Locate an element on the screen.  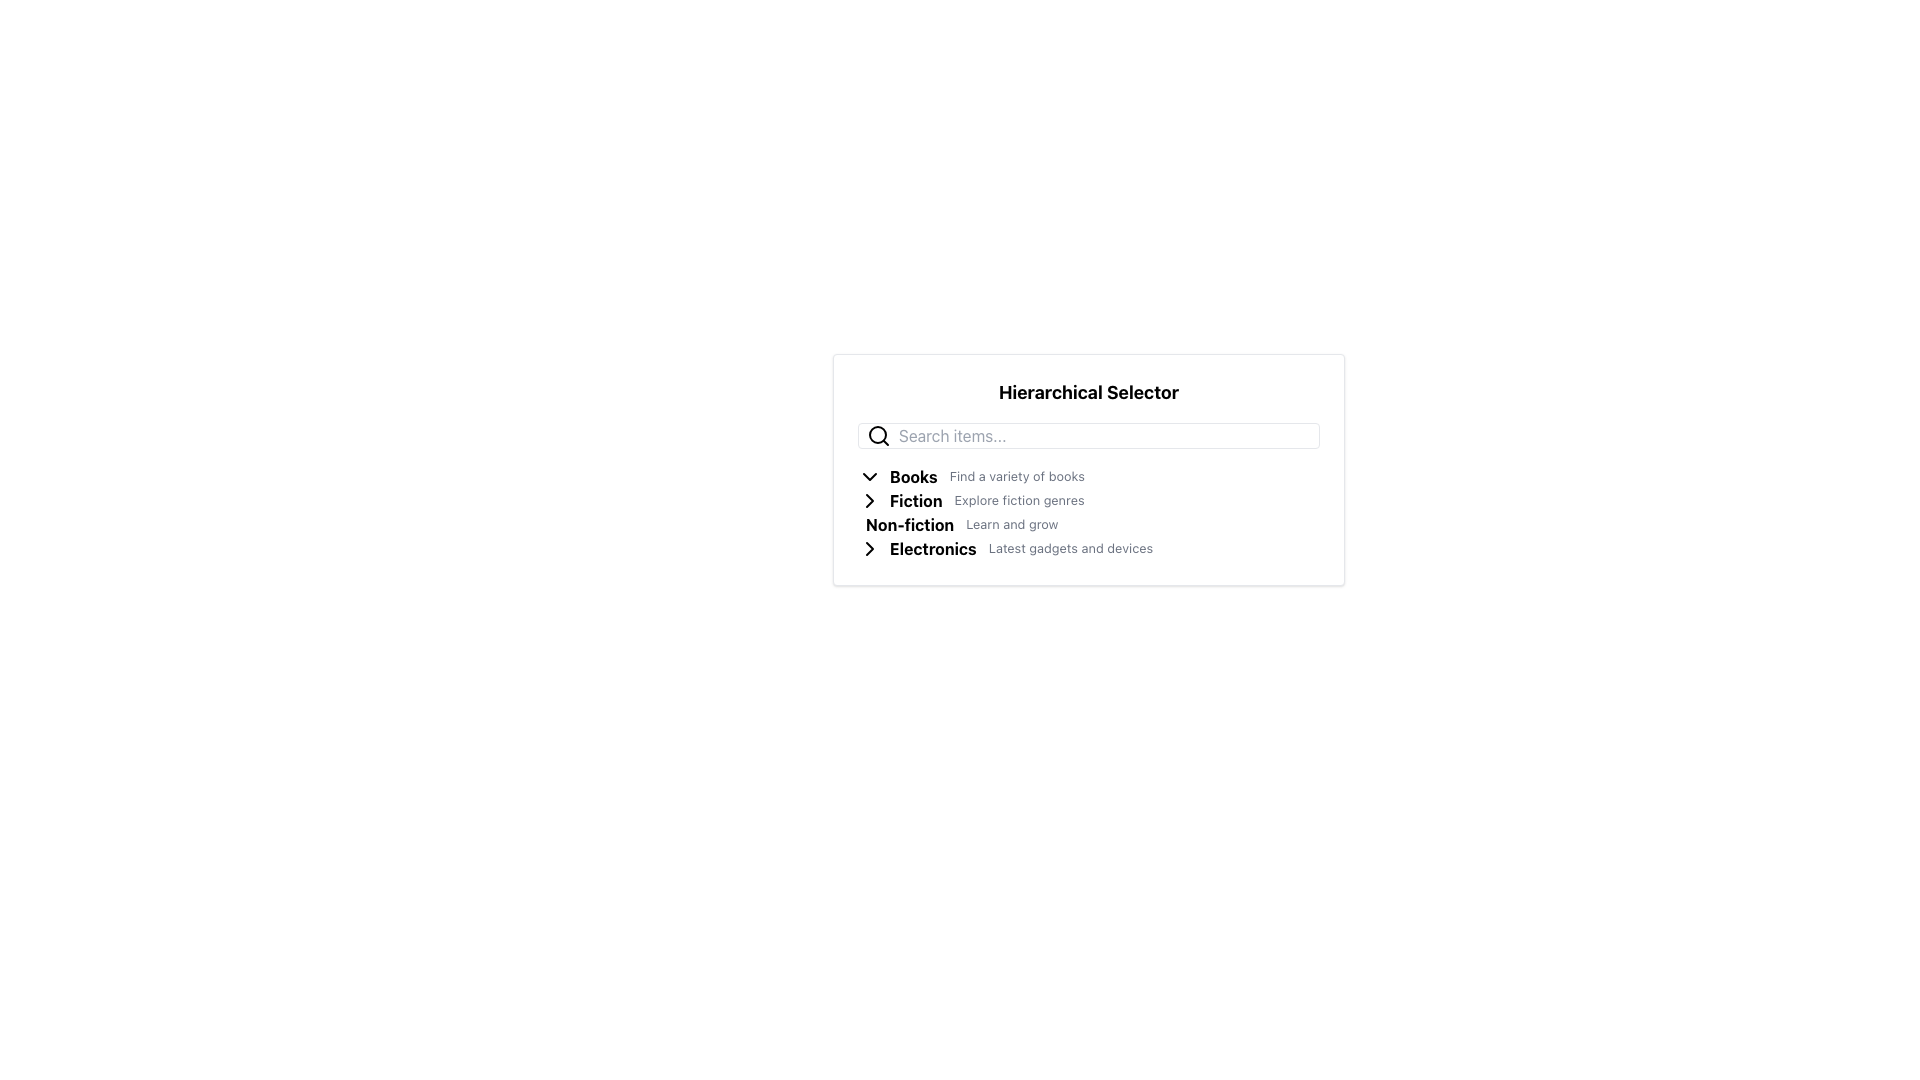
the right-chevron icon next to the 'Electronics' label is located at coordinates (869, 548).